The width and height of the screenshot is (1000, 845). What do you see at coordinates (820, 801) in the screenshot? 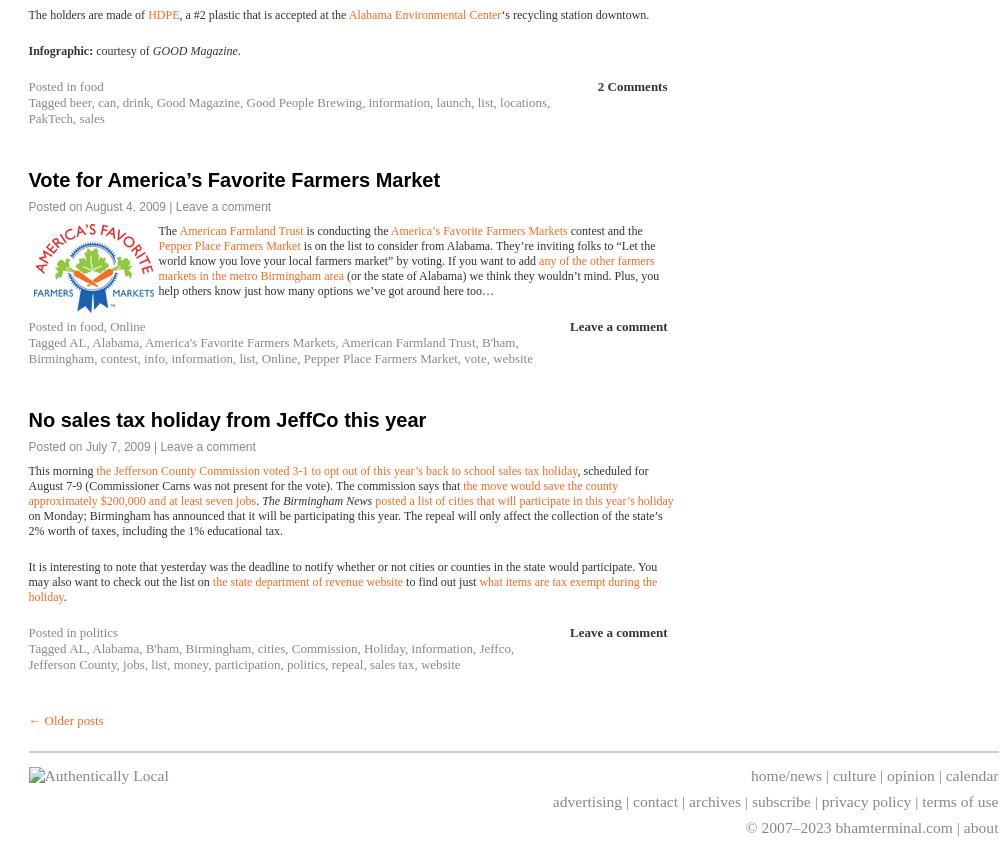
I see `'privacy policy'` at bounding box center [820, 801].